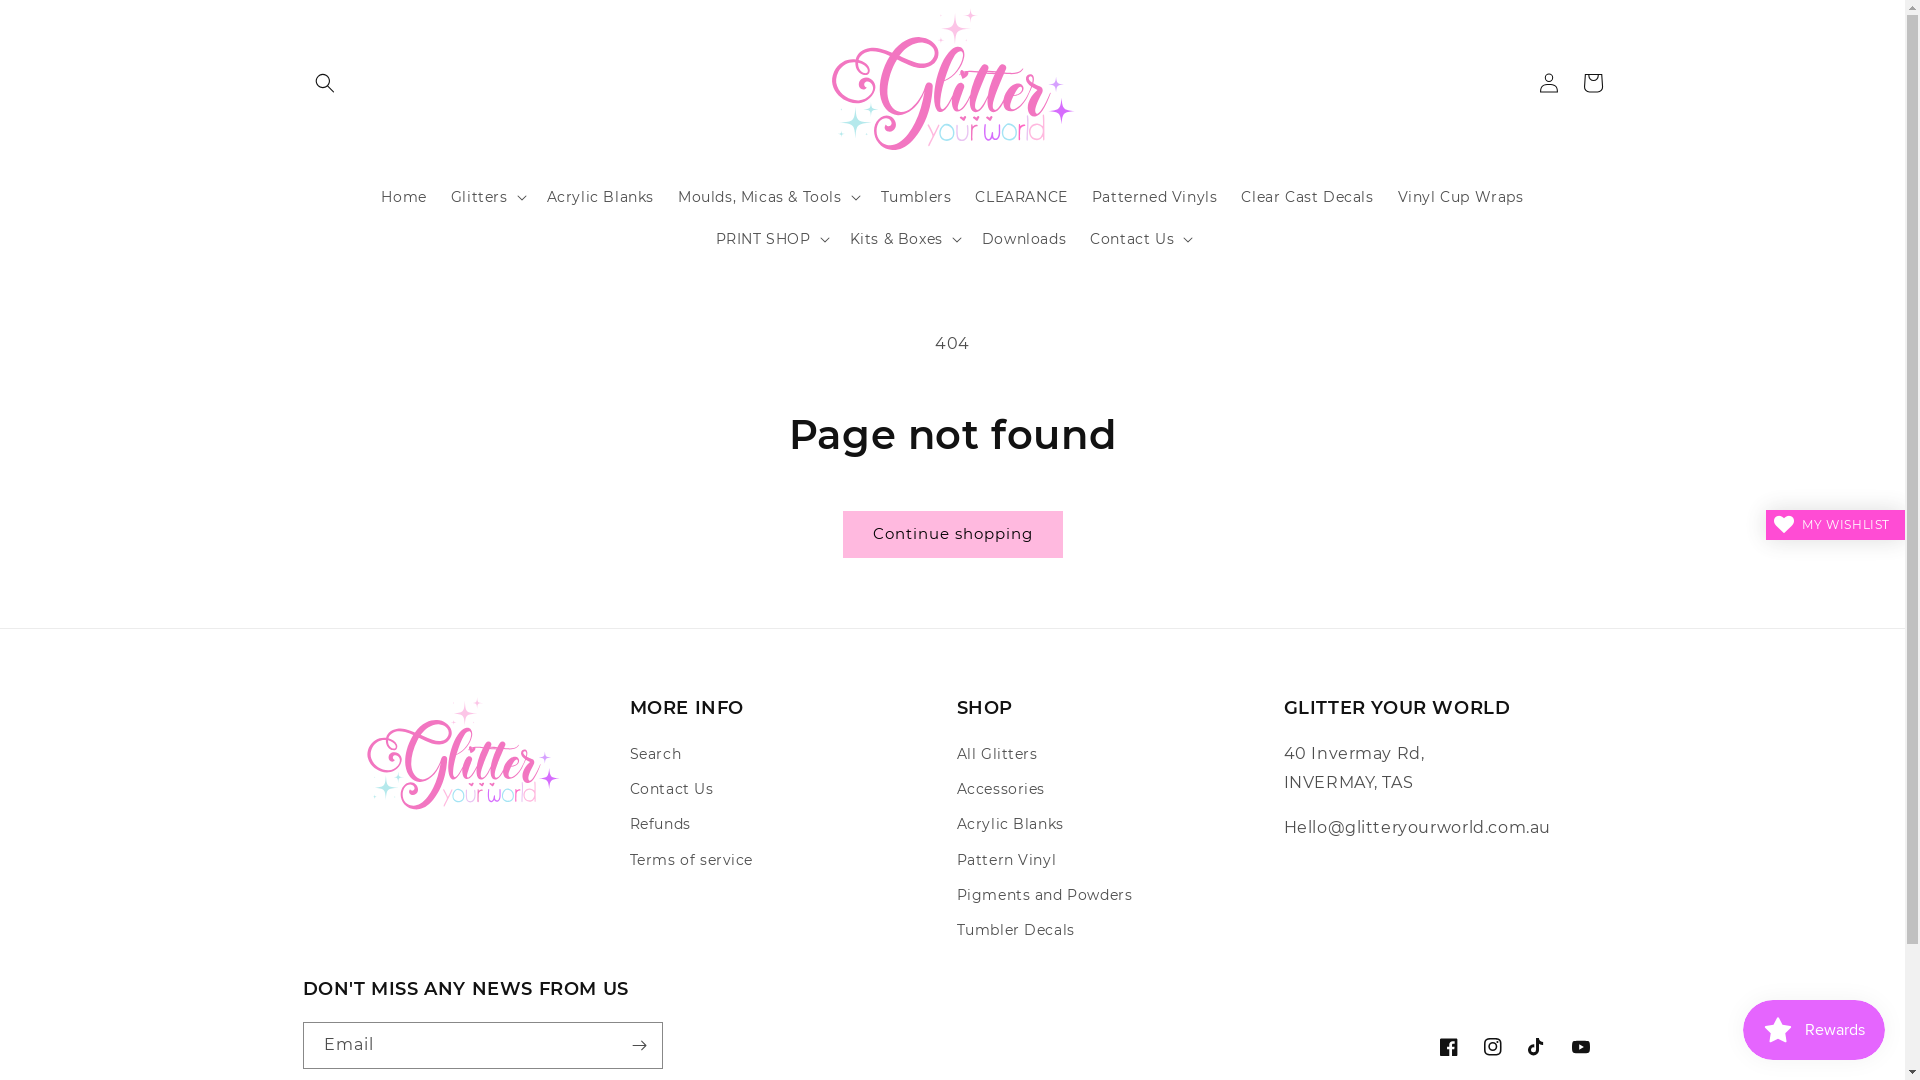  What do you see at coordinates (1469, 1045) in the screenshot?
I see `'Instagram'` at bounding box center [1469, 1045].